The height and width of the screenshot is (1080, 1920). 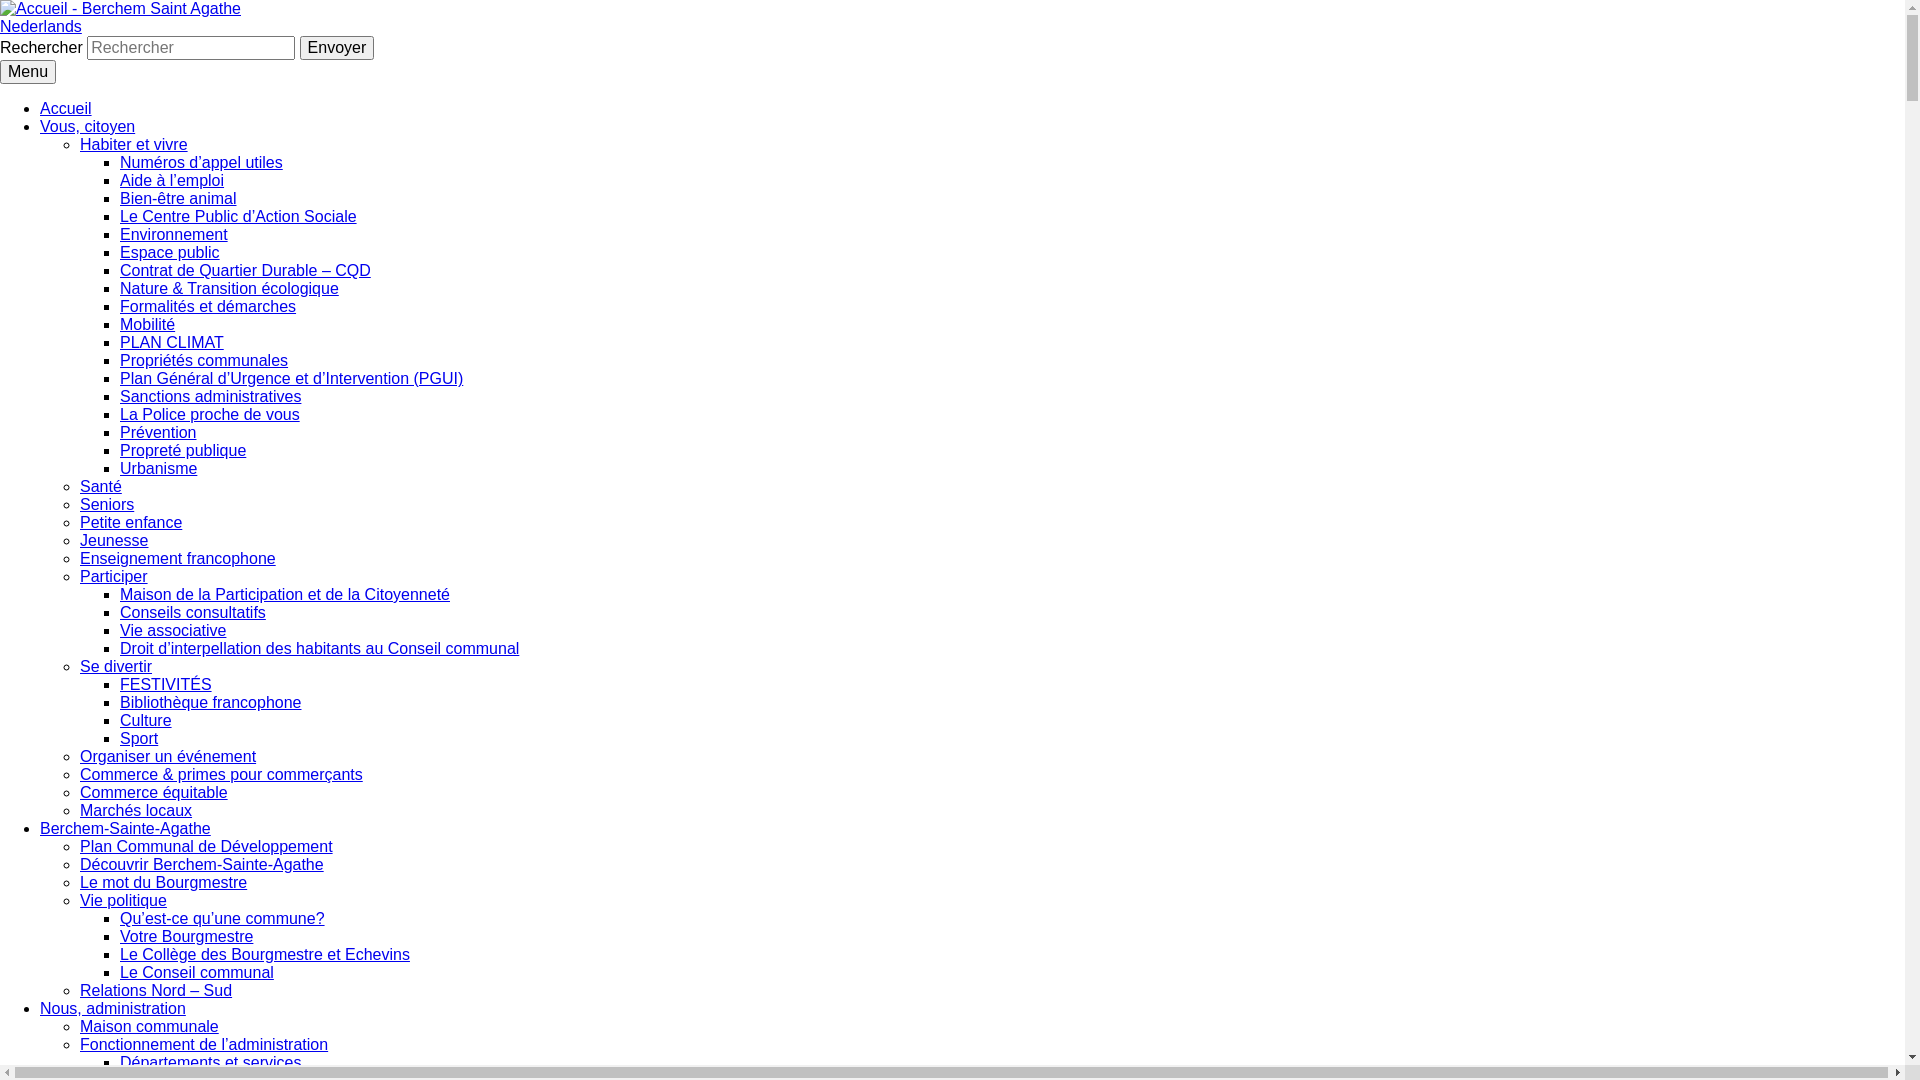 What do you see at coordinates (28, 71) in the screenshot?
I see `'Menu'` at bounding box center [28, 71].